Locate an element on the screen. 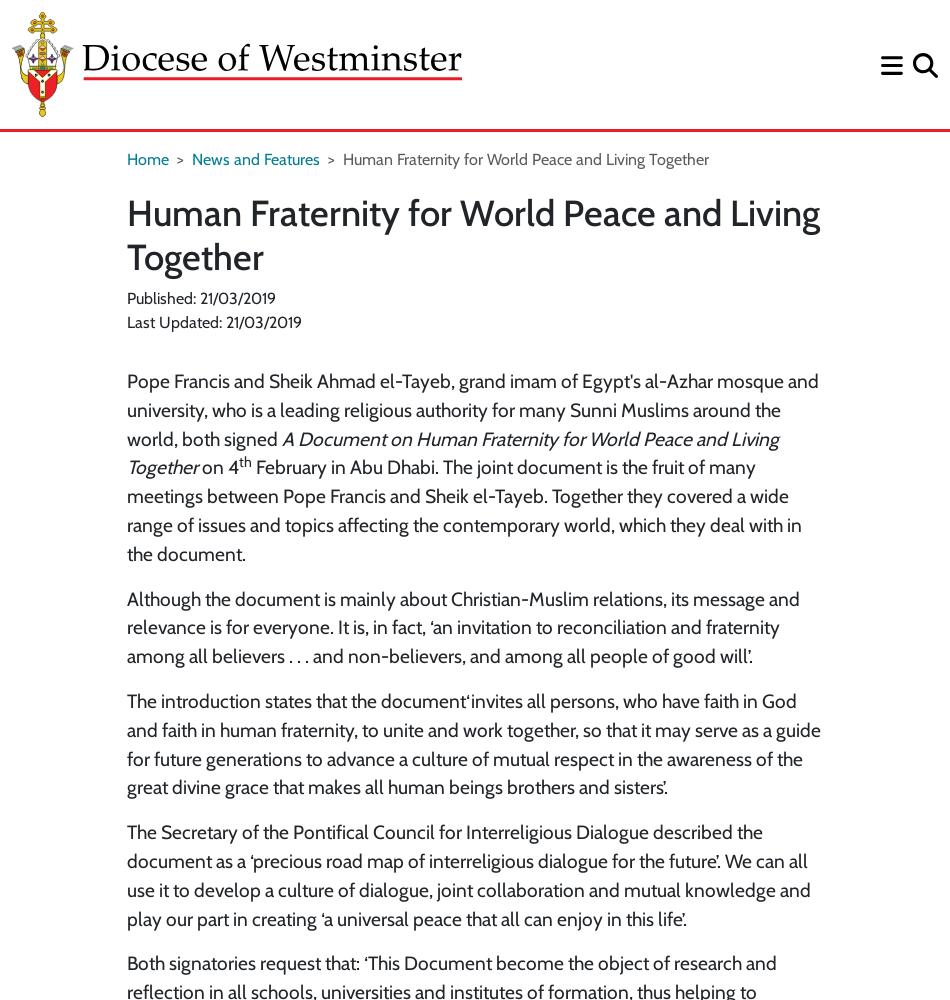  'The Secretary of the Pontifical Council for Interreligious Dialogue described the document as a ‘precious road map of interreligious dialogue for the future’. We can all use it to develop a culture of dialogue, joint collaboration and mutual knowledge and play our part in creating ‘a universal peace that all can enjoy in this life’.' is located at coordinates (127, 875).